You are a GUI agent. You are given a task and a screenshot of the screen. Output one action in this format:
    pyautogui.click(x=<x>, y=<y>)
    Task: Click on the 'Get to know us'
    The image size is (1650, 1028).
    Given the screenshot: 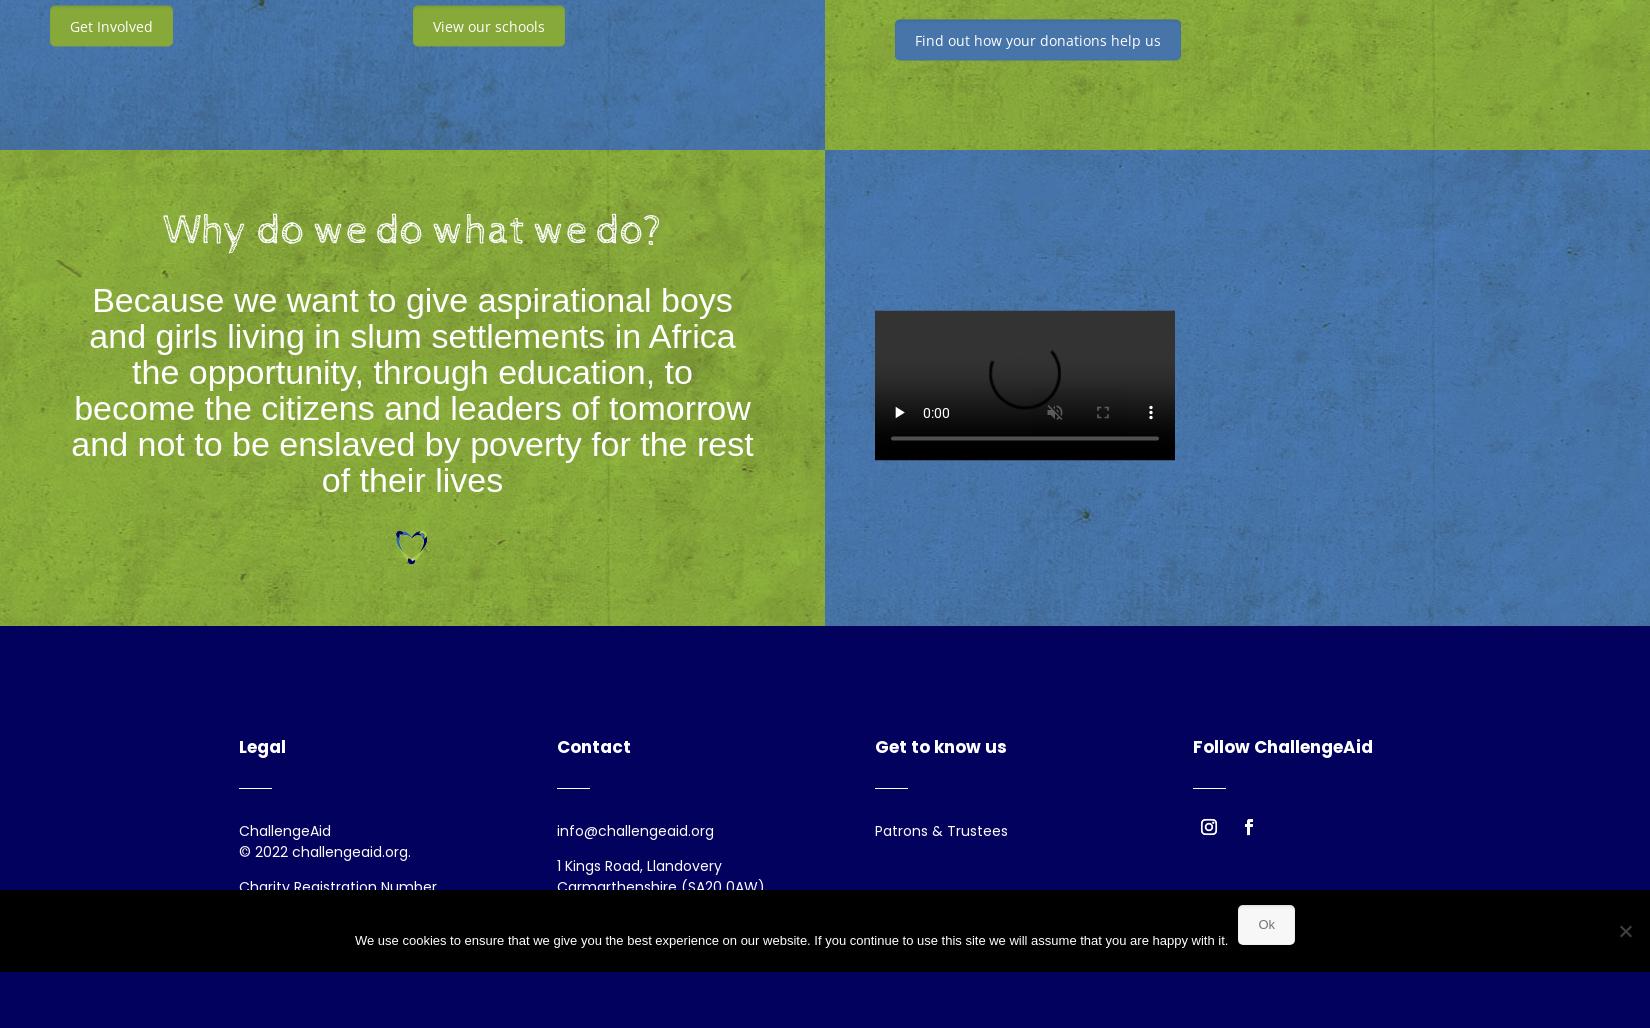 What is the action you would take?
    pyautogui.click(x=874, y=746)
    